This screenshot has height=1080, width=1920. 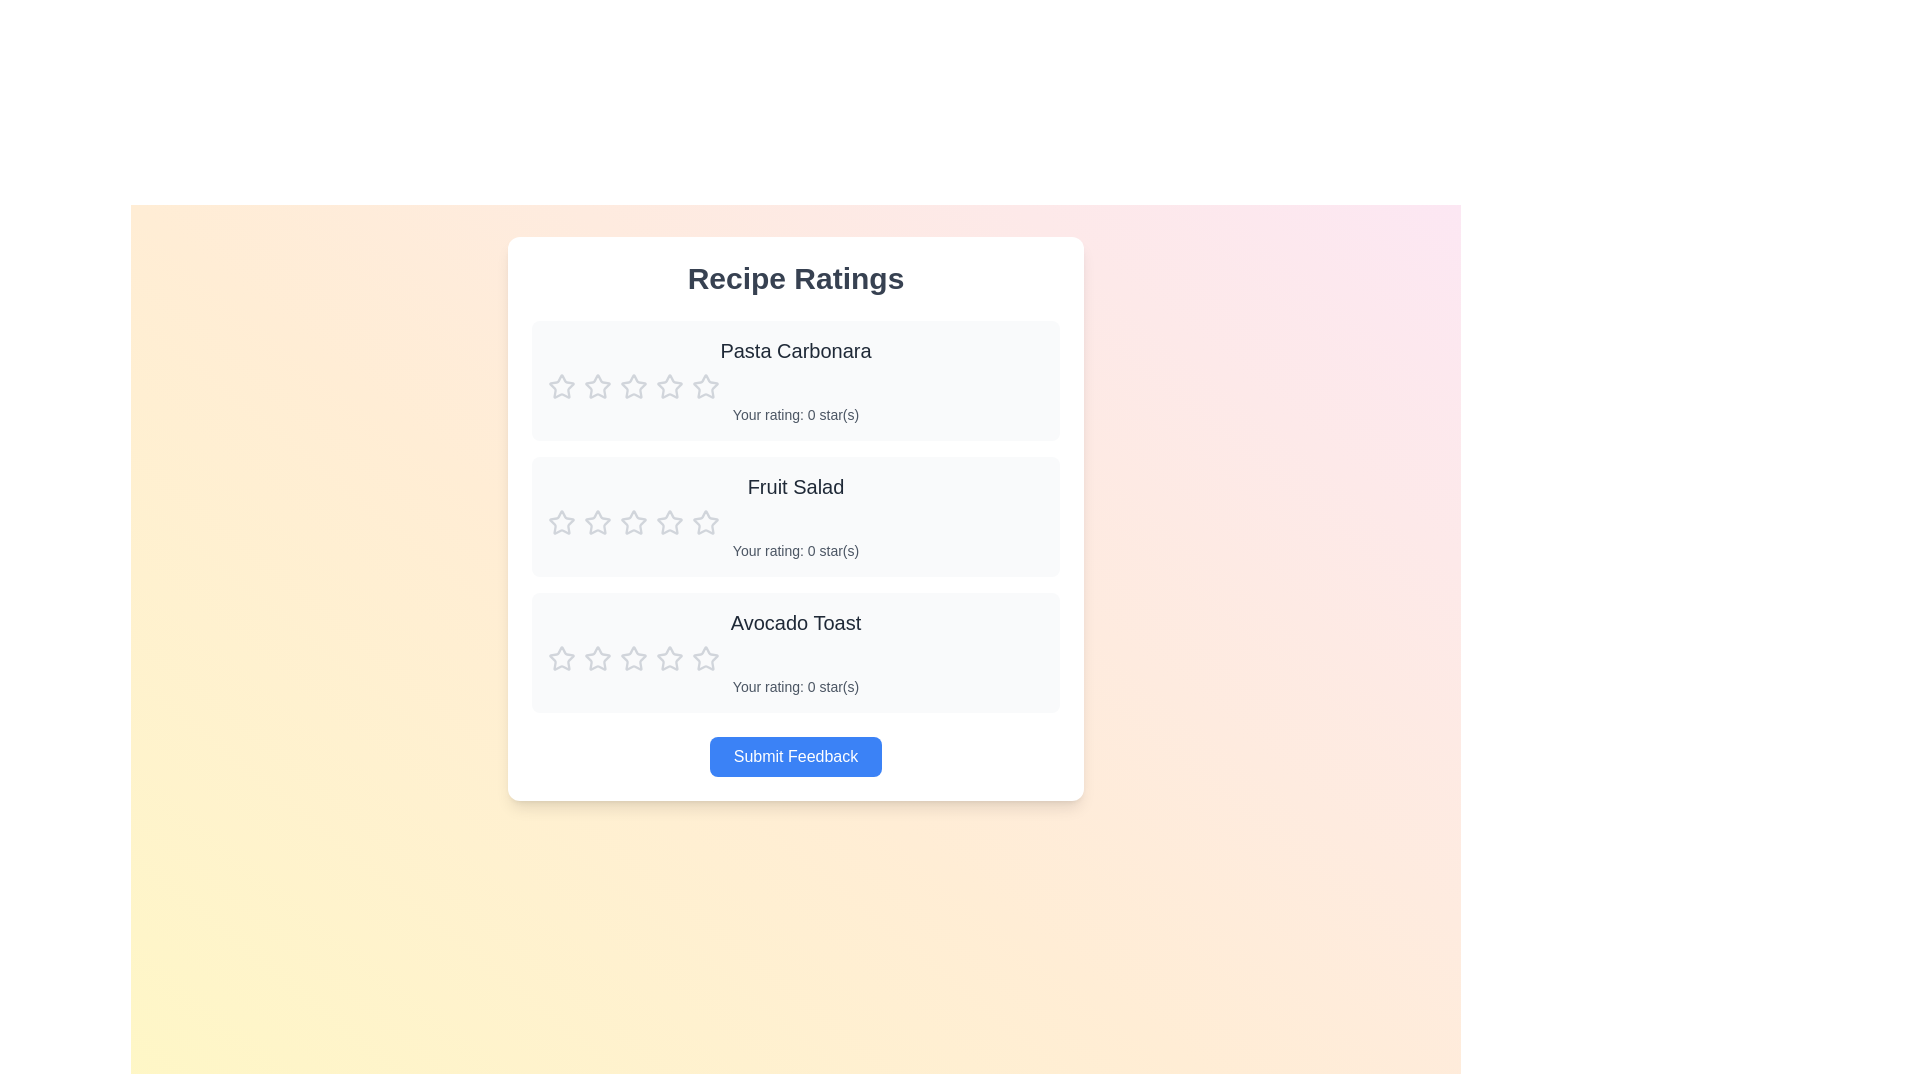 What do you see at coordinates (560, 659) in the screenshot?
I see `the first star icon in the rating section under 'Avocado Toast' to assign a rating of one star` at bounding box center [560, 659].